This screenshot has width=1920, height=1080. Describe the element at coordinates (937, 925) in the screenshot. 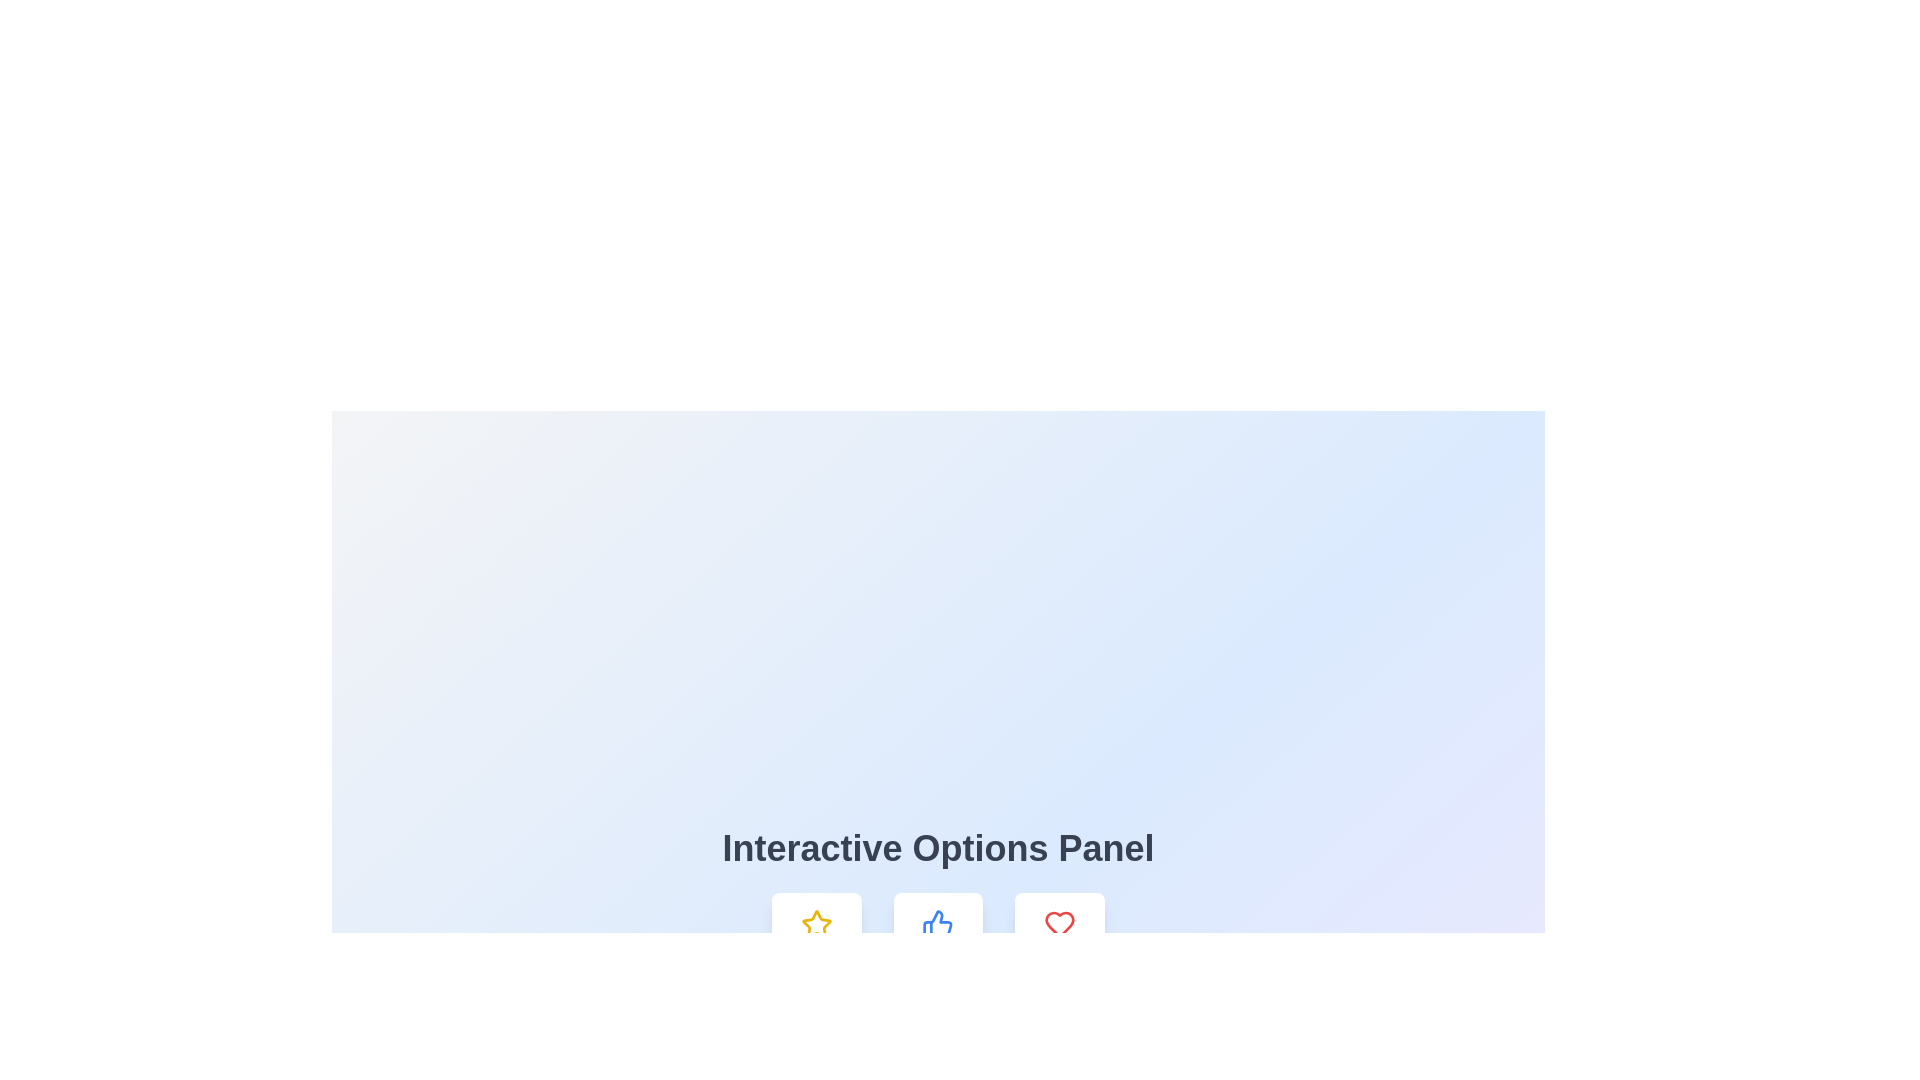

I see `the Thumbs-Up icon in the Interactive Options Panel to express positive feedback or approval` at that location.